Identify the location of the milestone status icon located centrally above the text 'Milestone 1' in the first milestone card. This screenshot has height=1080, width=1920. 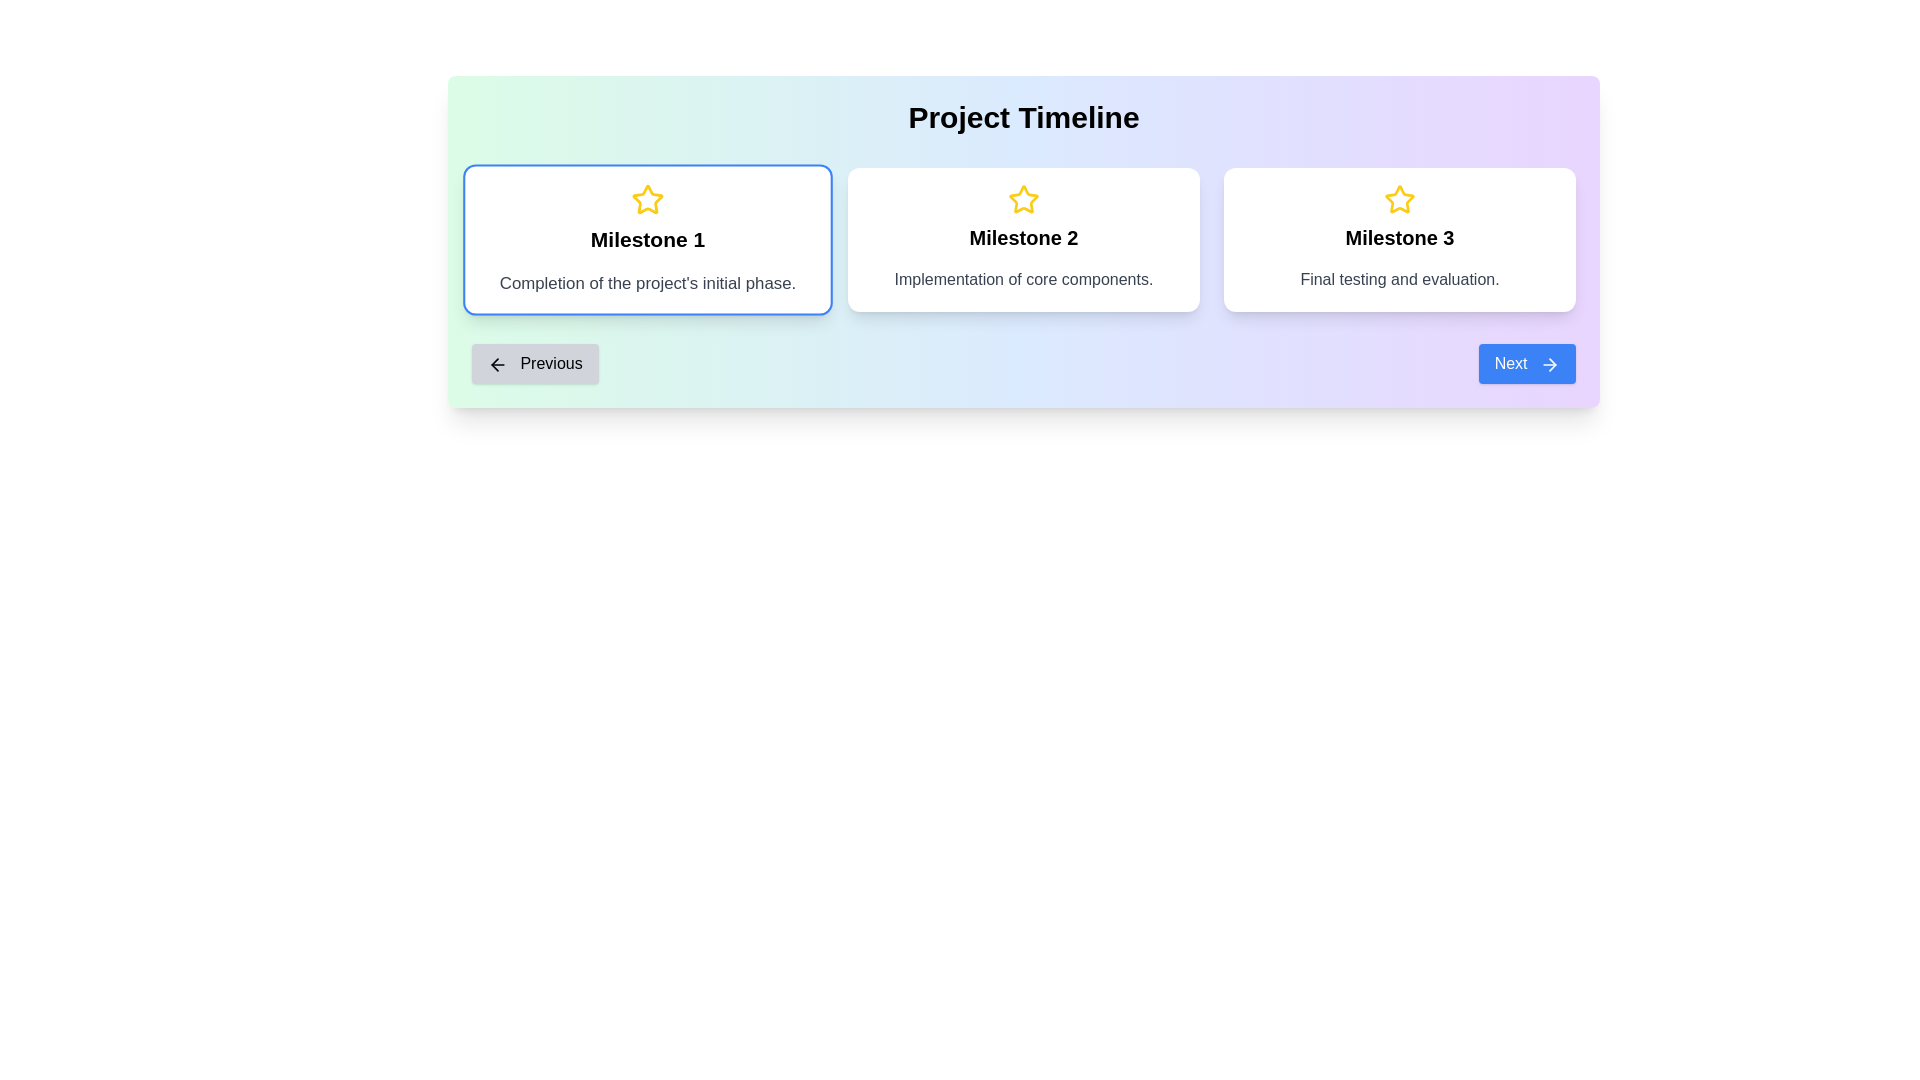
(648, 199).